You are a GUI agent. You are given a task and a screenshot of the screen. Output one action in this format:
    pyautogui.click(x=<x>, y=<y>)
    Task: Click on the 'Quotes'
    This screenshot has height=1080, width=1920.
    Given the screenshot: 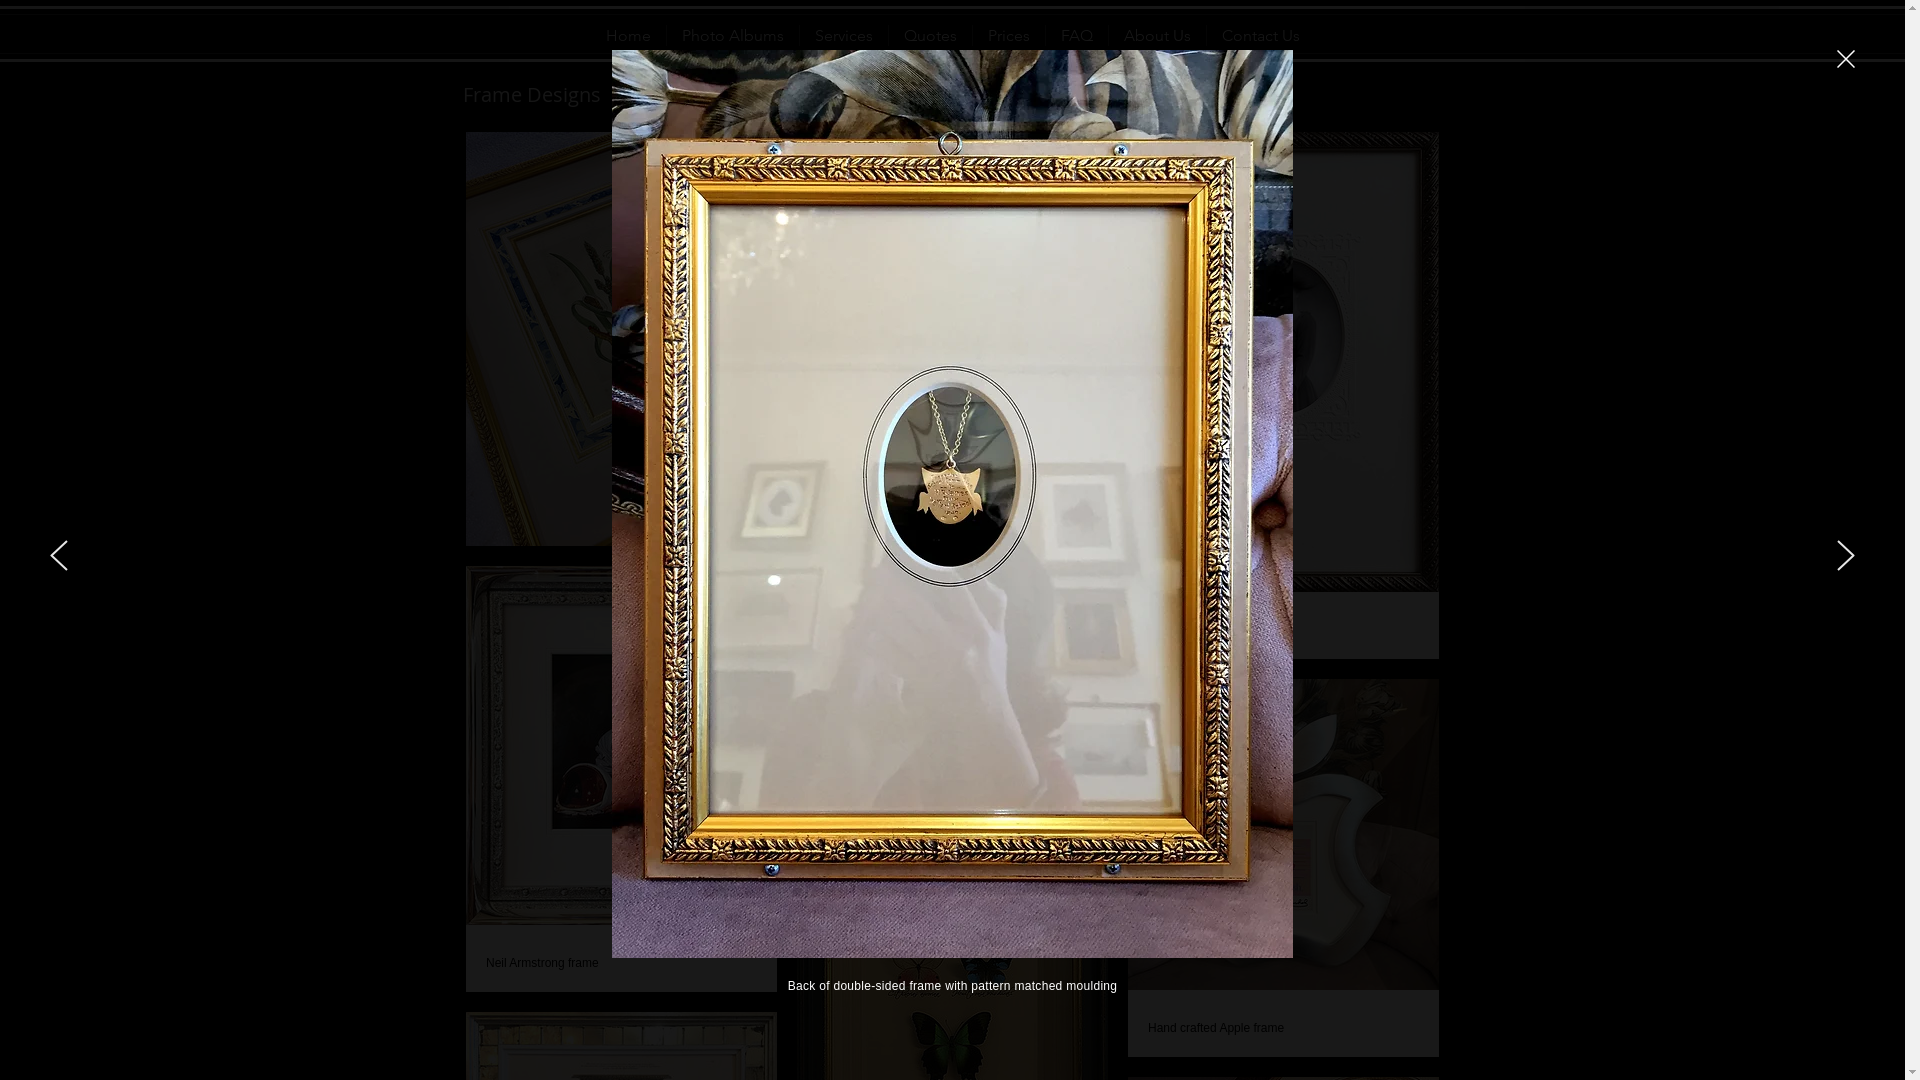 What is the action you would take?
    pyautogui.click(x=928, y=34)
    